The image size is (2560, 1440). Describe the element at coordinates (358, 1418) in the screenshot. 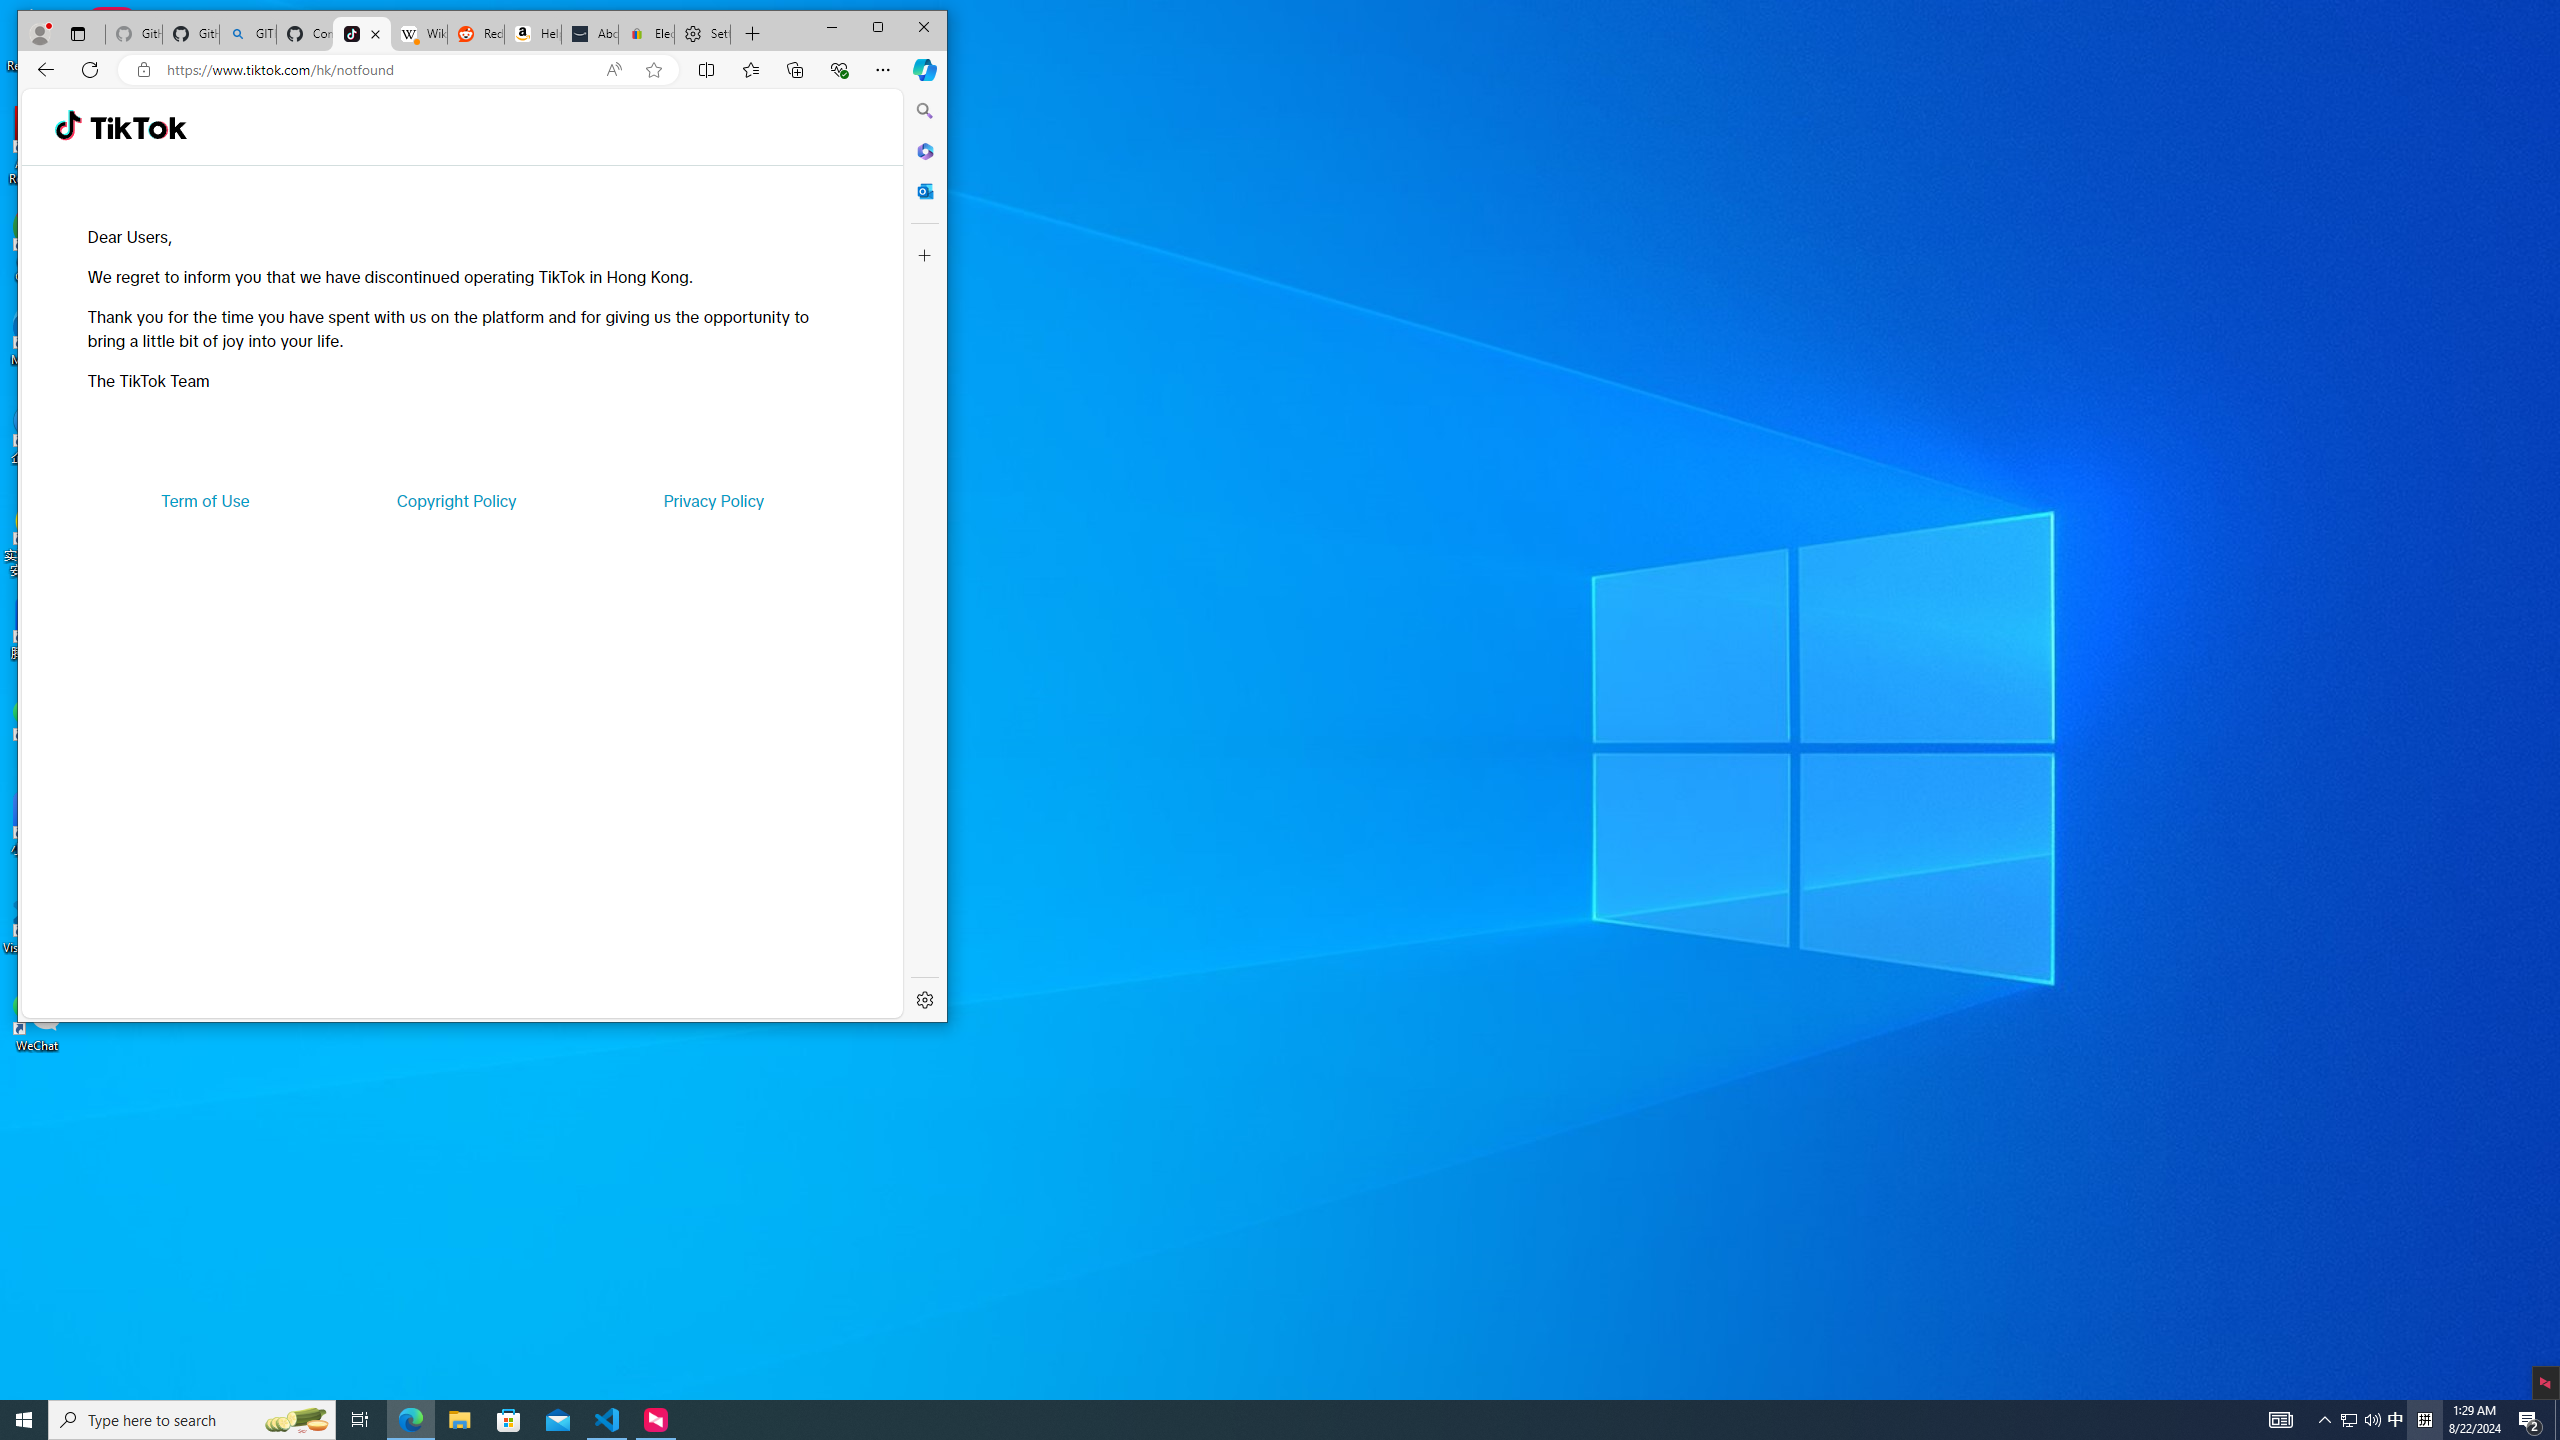

I see `'Task View'` at that location.